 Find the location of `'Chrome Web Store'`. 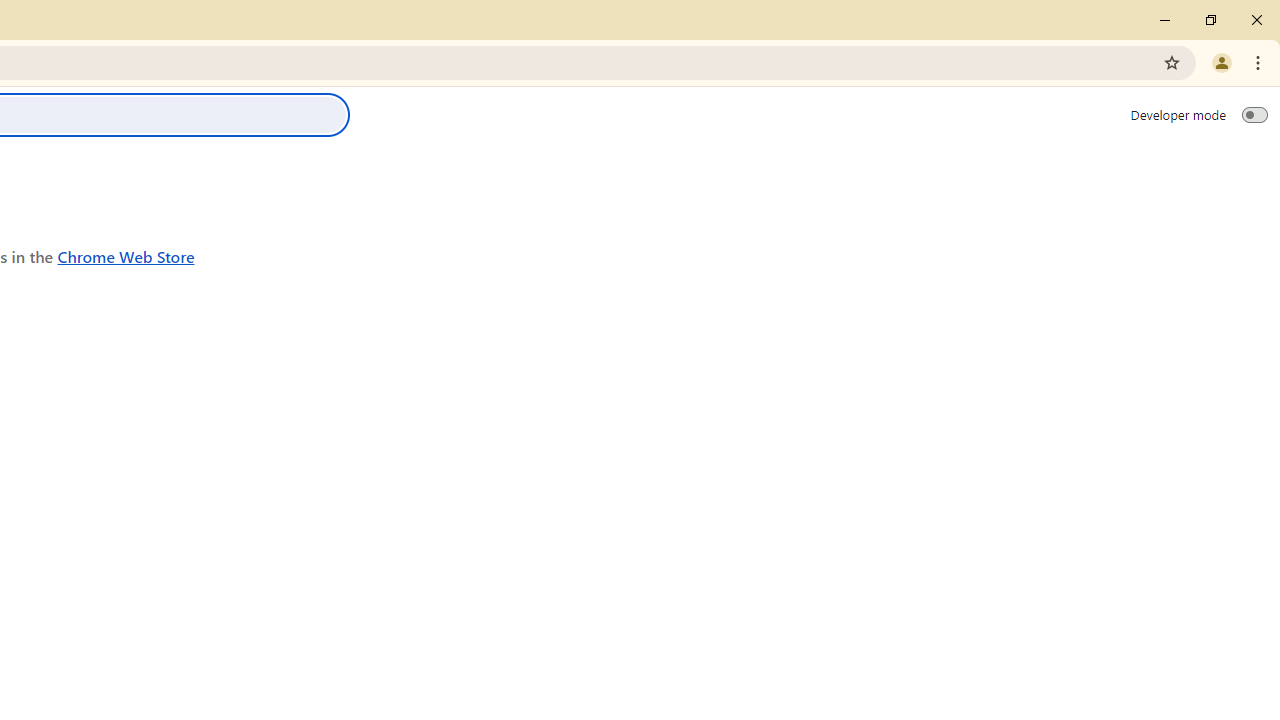

'Chrome Web Store' is located at coordinates (125, 255).